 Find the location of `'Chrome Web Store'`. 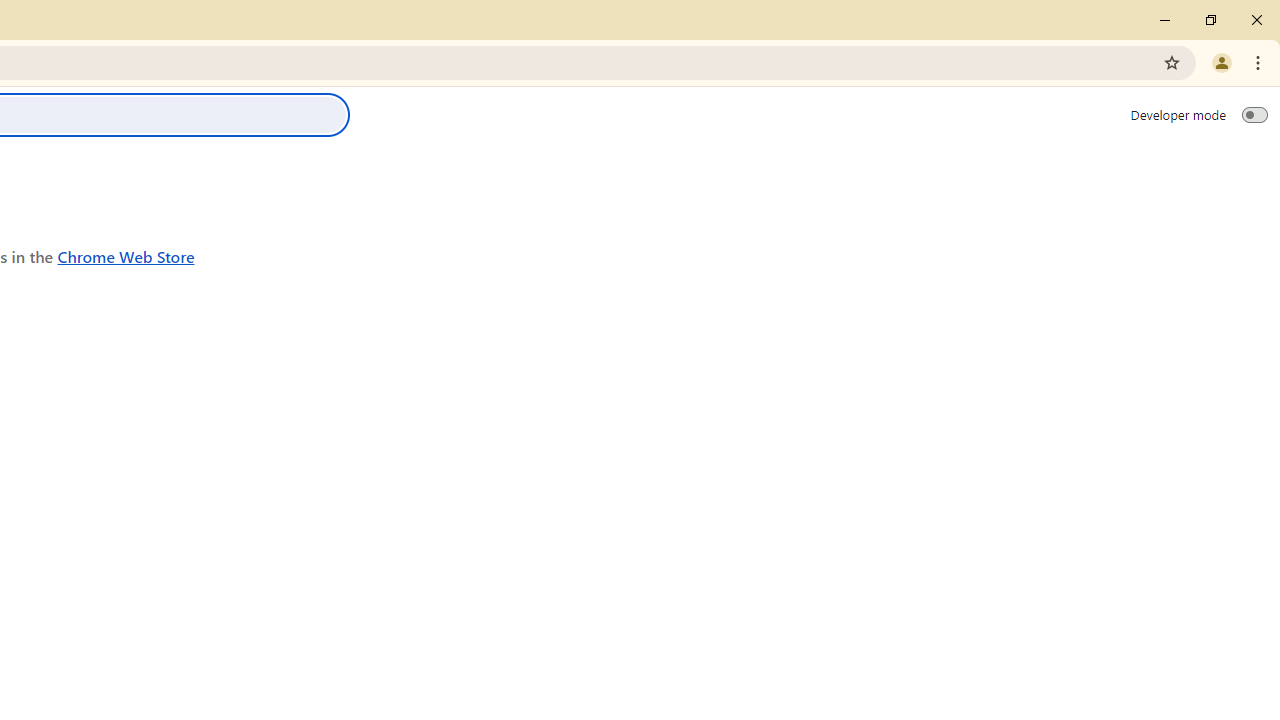

'Chrome Web Store' is located at coordinates (125, 255).